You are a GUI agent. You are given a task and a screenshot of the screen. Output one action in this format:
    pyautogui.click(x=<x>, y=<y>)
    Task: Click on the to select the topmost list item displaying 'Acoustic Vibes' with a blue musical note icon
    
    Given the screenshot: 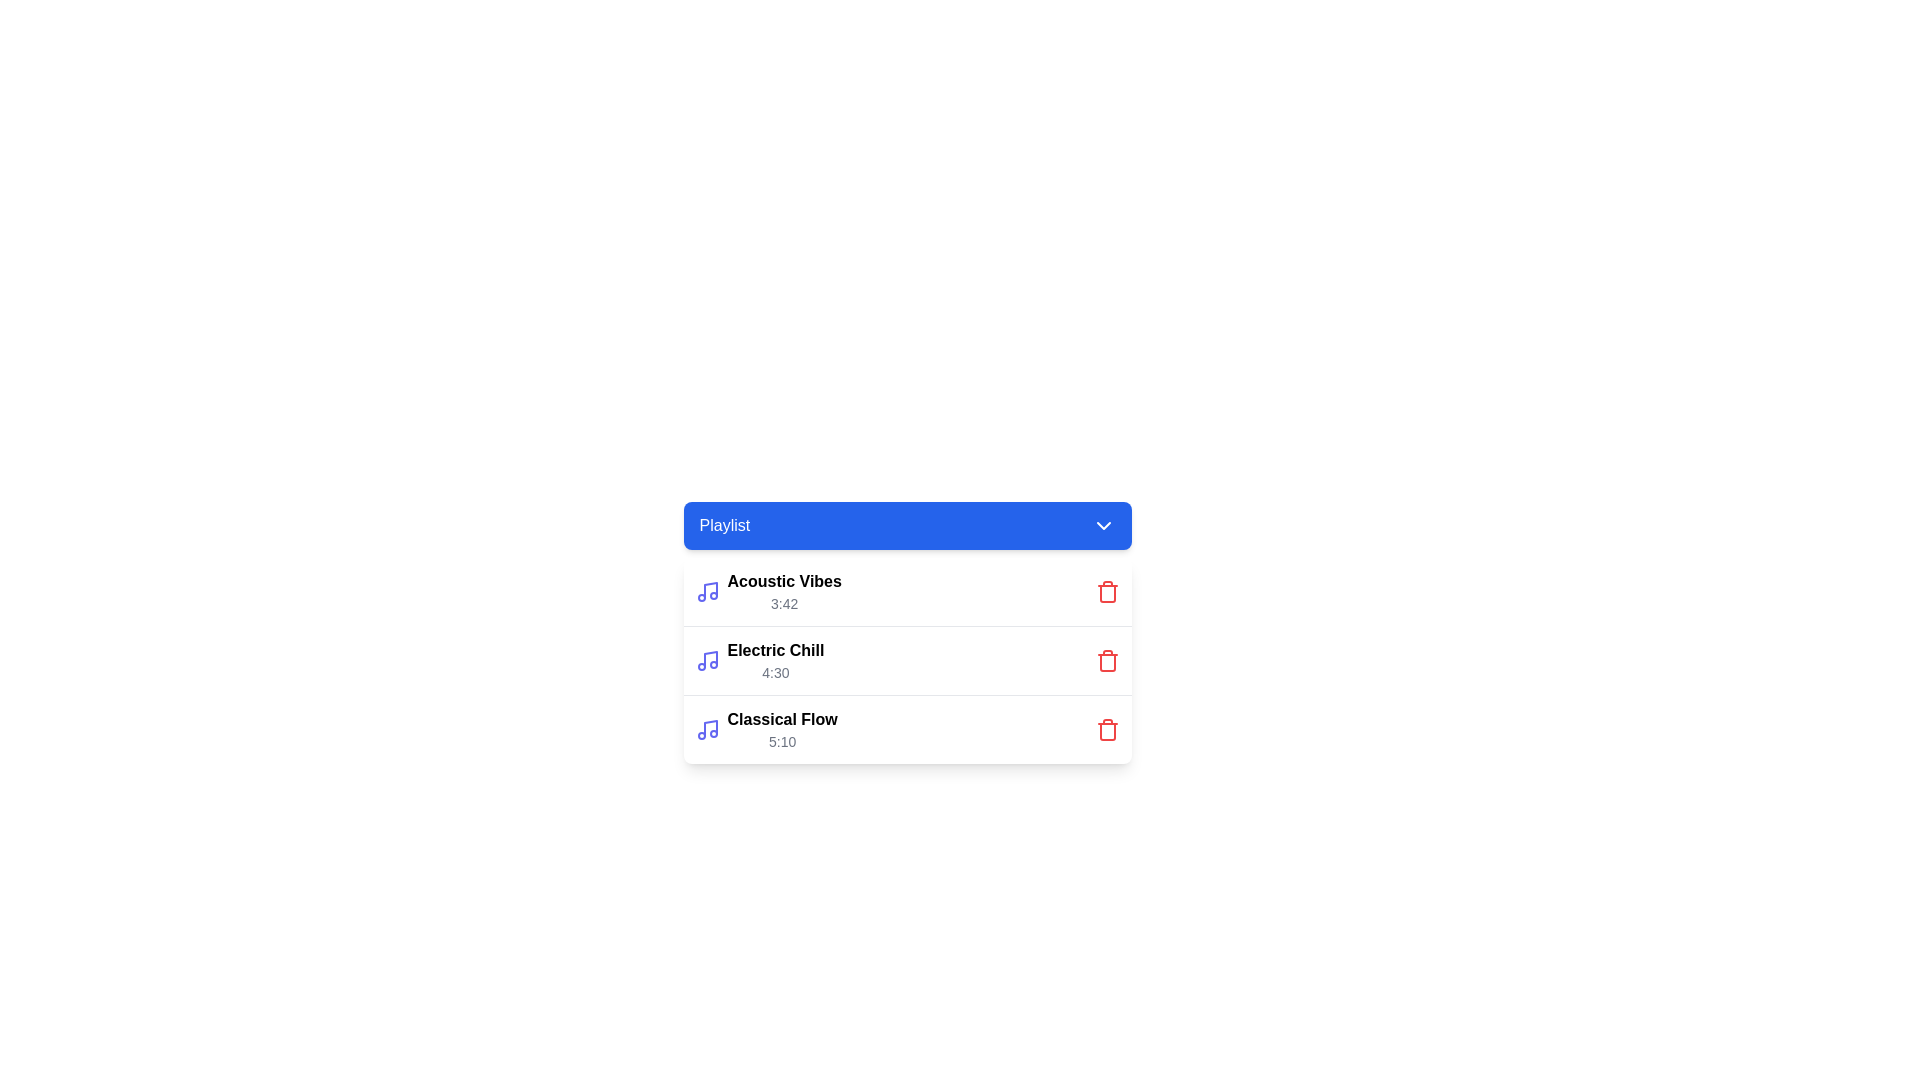 What is the action you would take?
    pyautogui.click(x=767, y=590)
    